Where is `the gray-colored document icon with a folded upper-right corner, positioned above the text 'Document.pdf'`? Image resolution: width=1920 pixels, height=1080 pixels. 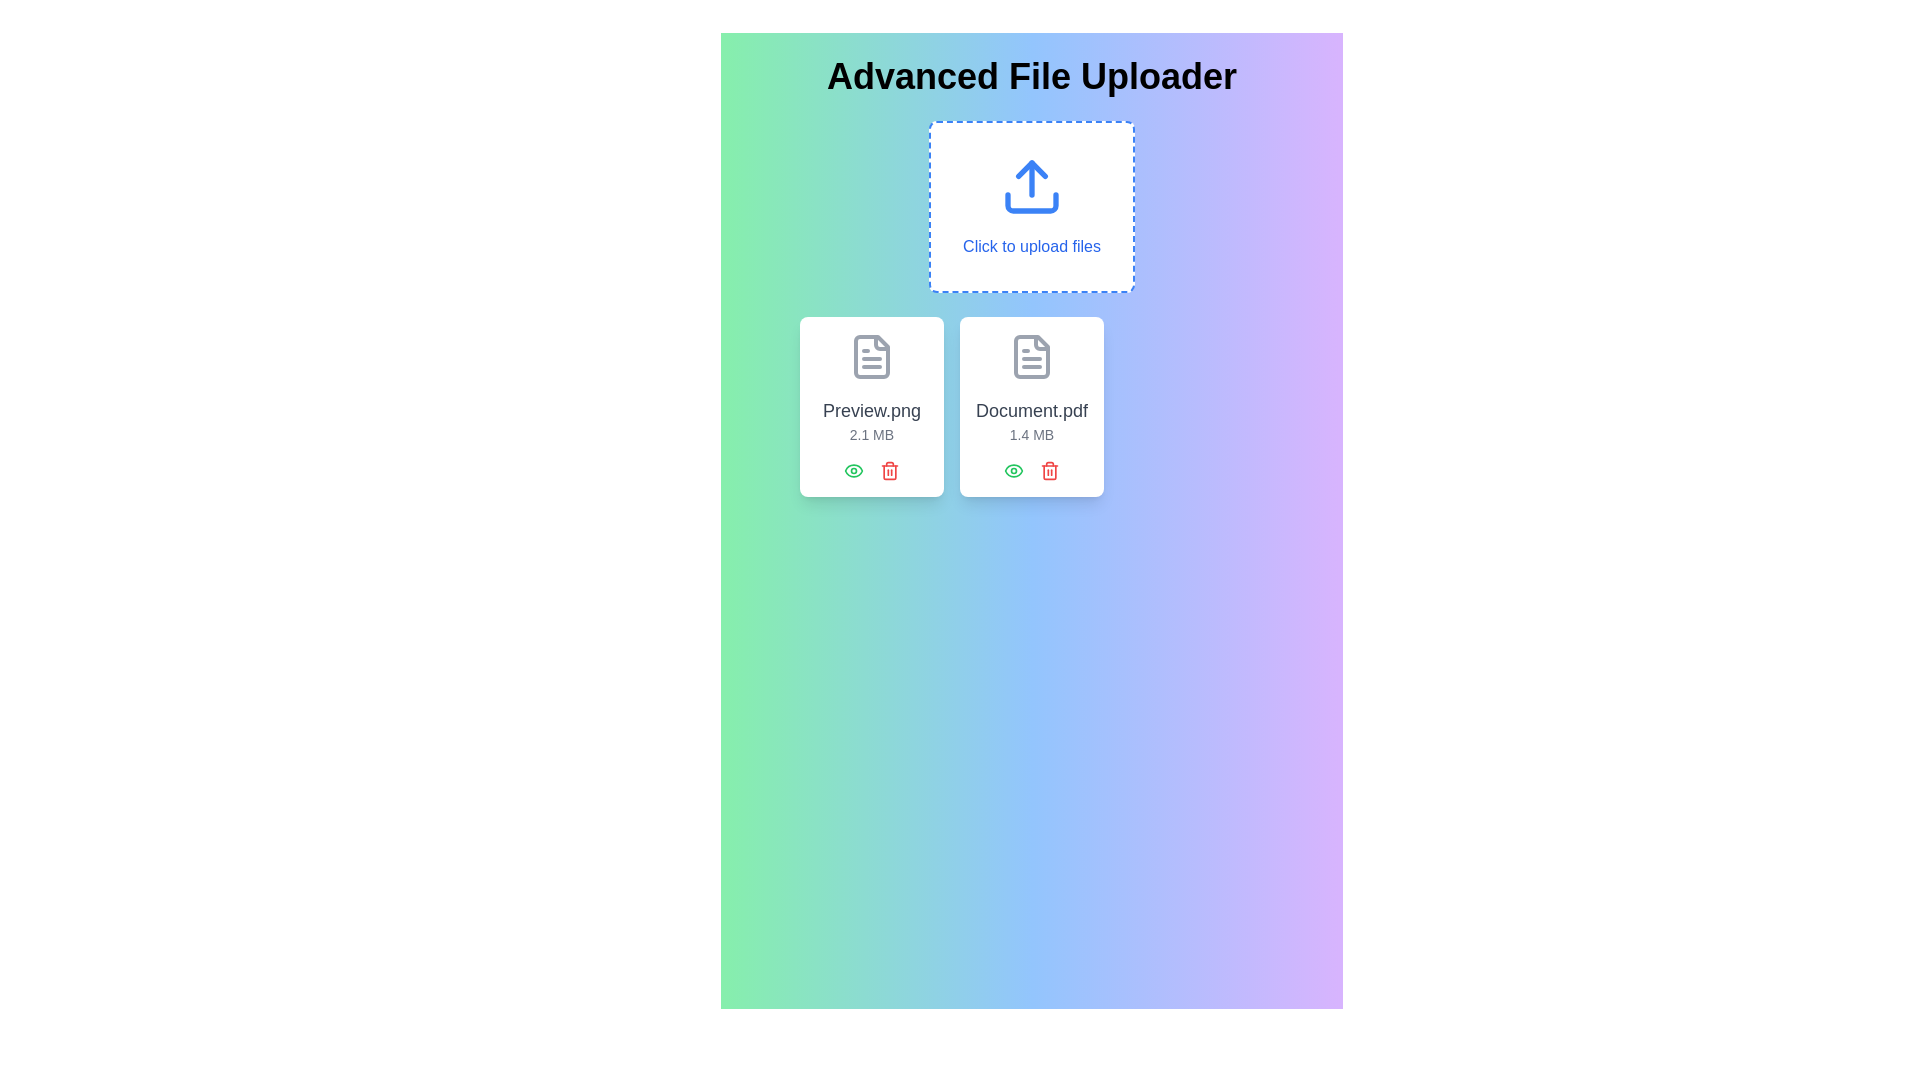
the gray-colored document icon with a folded upper-right corner, positioned above the text 'Document.pdf' is located at coordinates (1032, 356).